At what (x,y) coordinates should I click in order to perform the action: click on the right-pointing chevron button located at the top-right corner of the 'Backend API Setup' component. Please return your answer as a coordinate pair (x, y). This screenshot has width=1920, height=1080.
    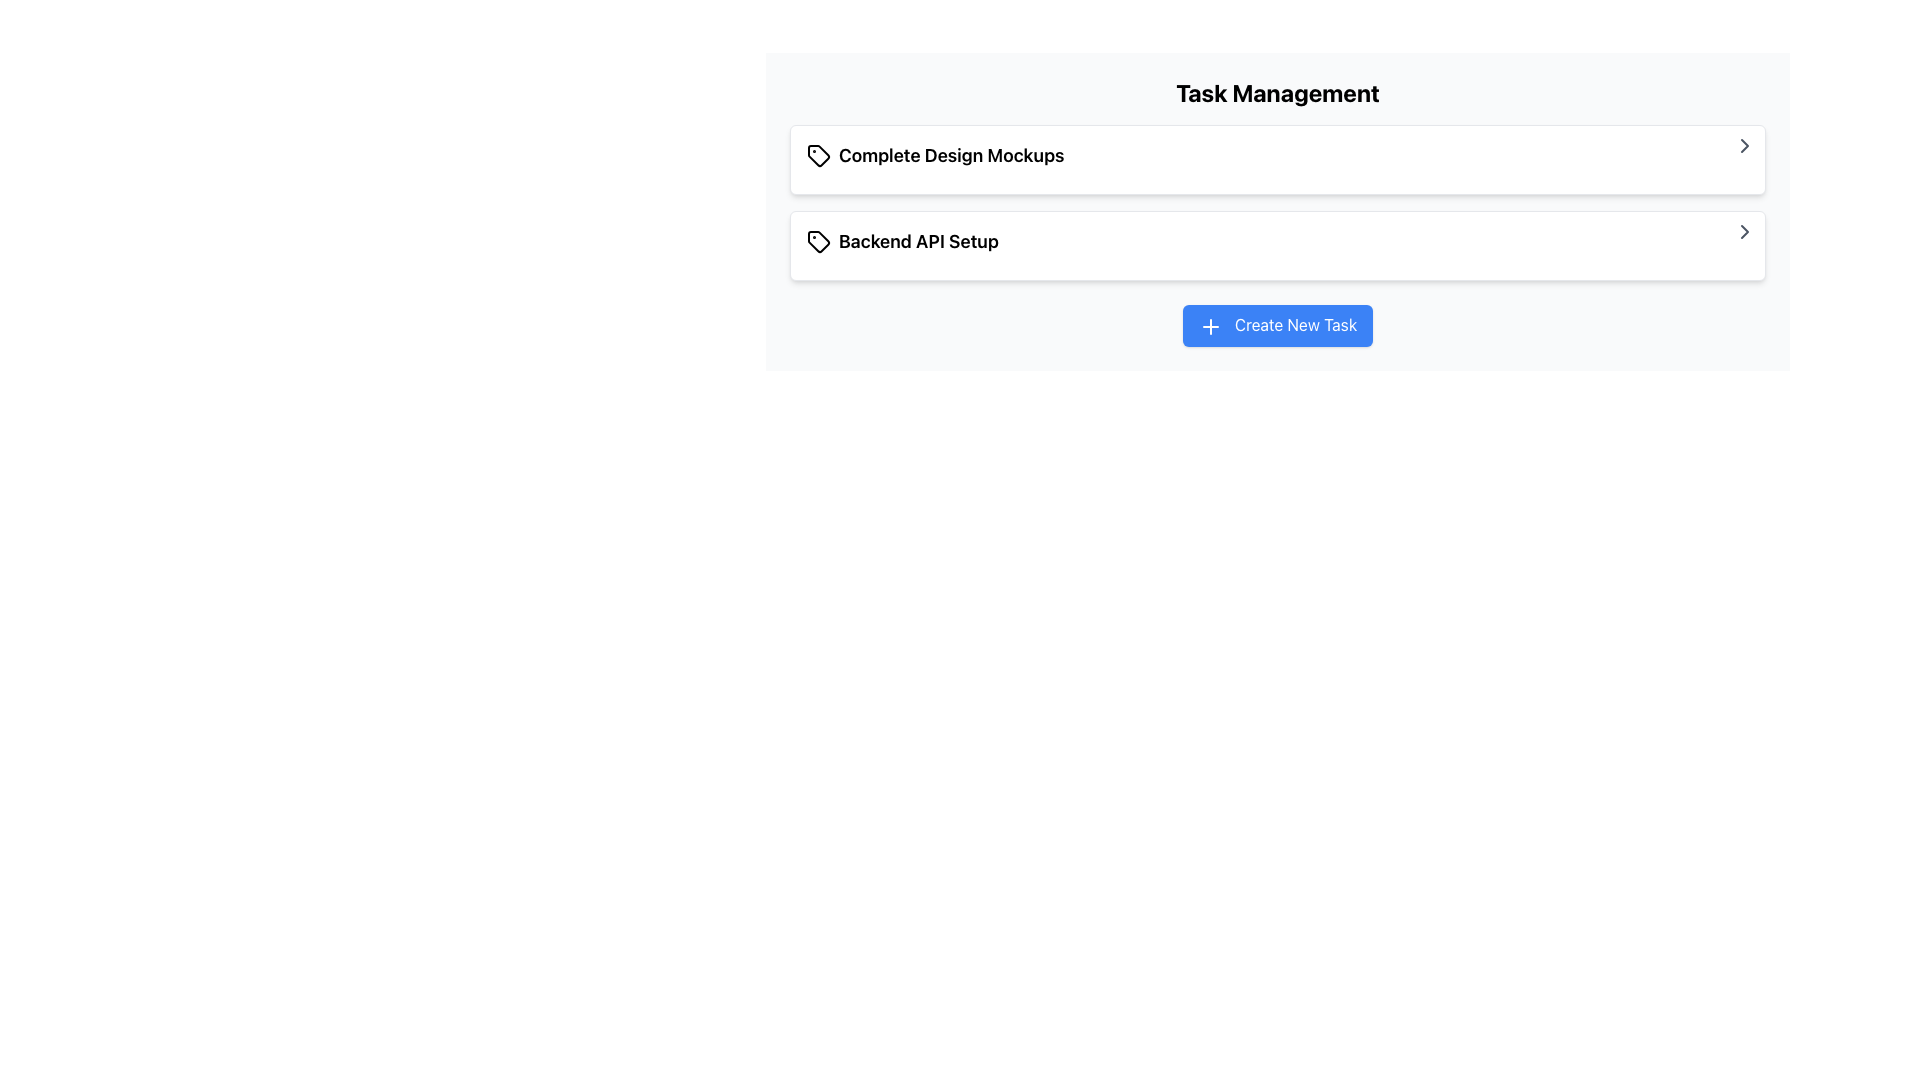
    Looking at the image, I should click on (1744, 230).